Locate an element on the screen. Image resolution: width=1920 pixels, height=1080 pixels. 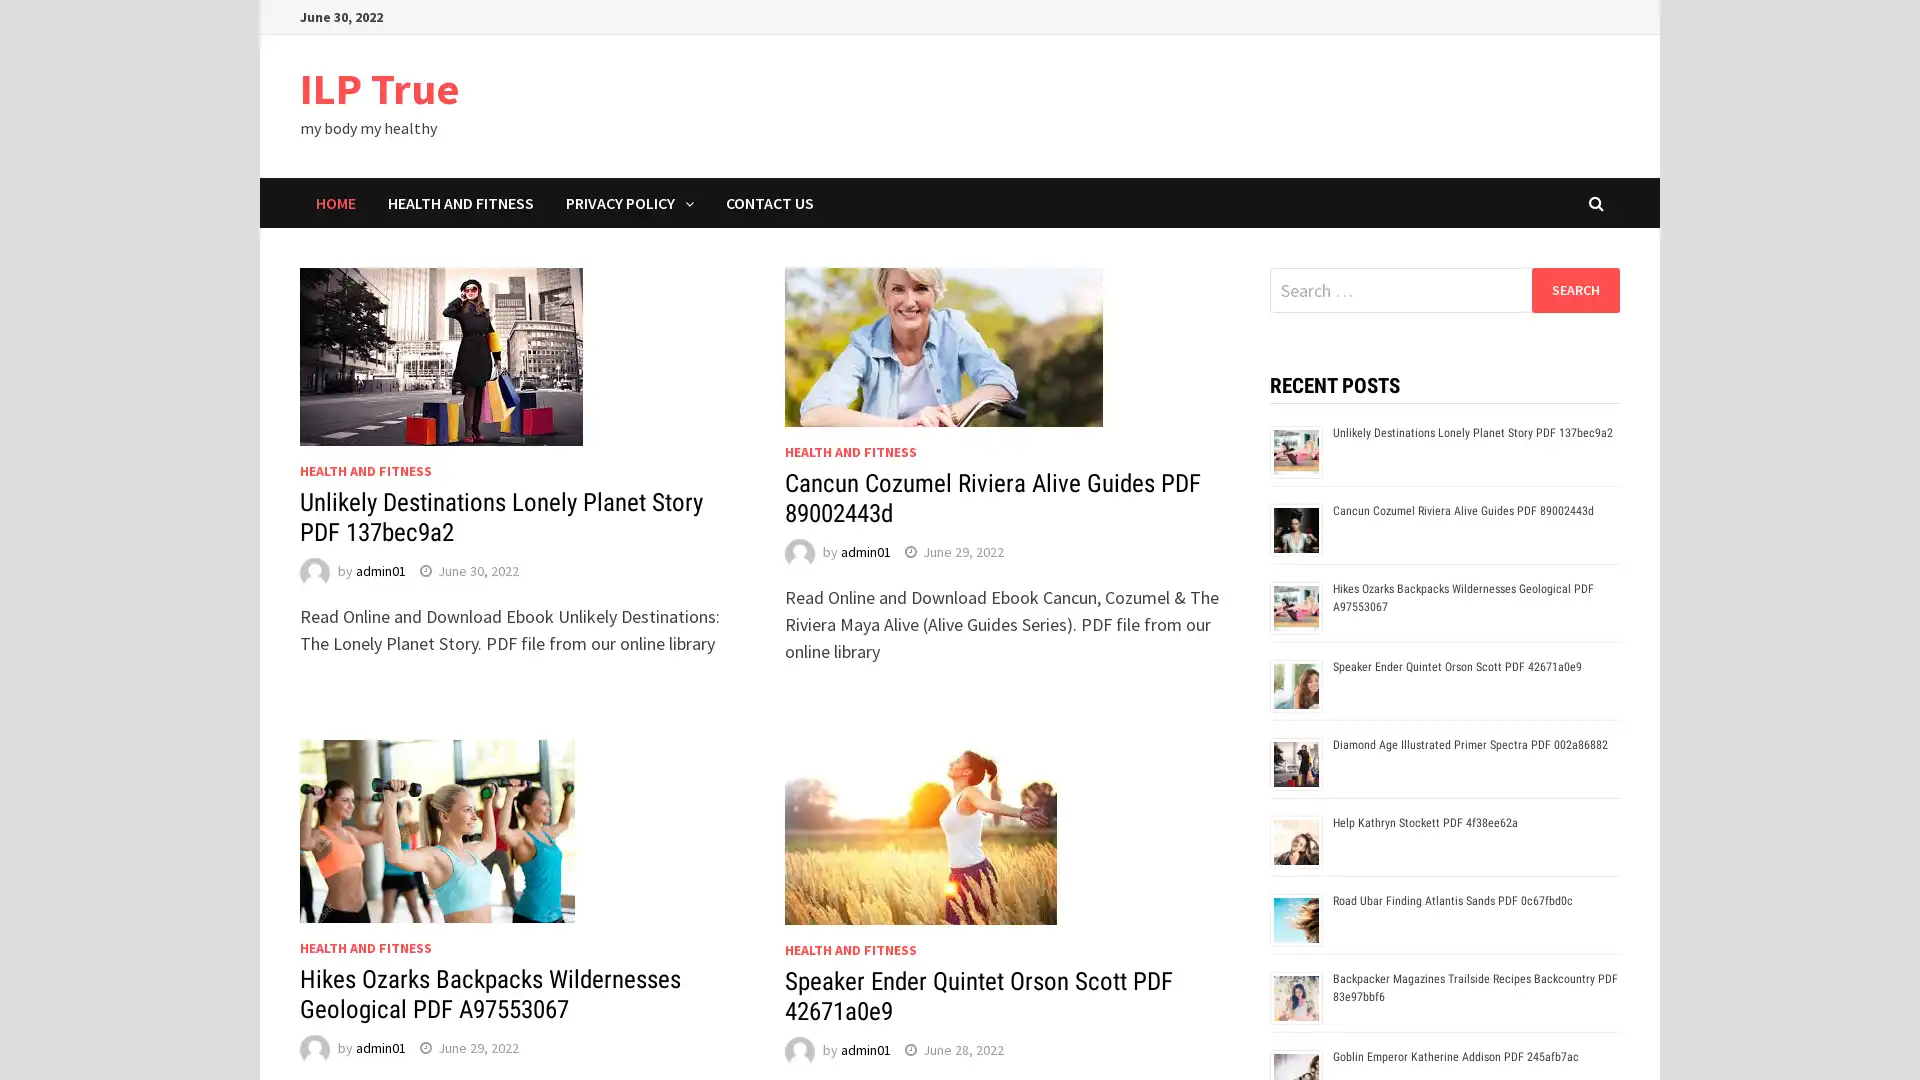
Search is located at coordinates (1574, 289).